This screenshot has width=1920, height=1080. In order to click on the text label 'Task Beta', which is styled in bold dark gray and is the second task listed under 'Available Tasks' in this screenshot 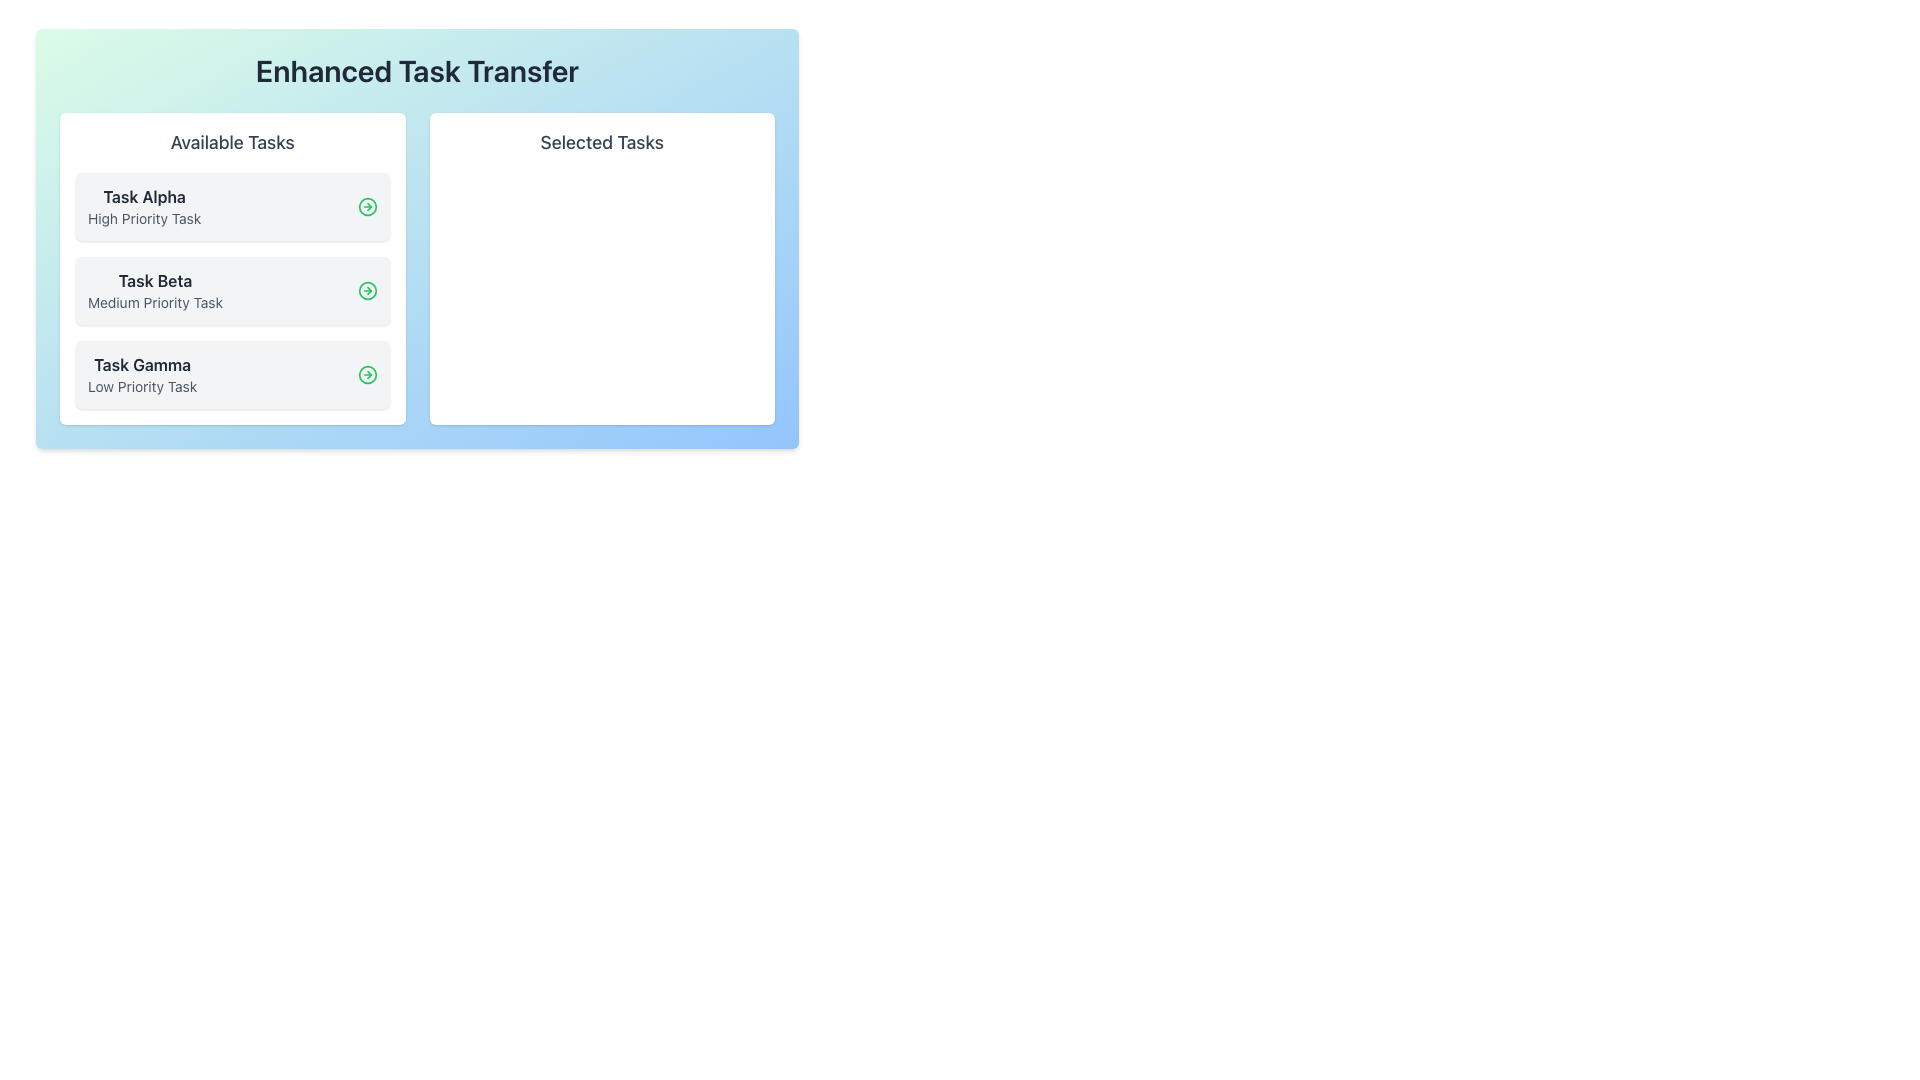, I will do `click(154, 281)`.